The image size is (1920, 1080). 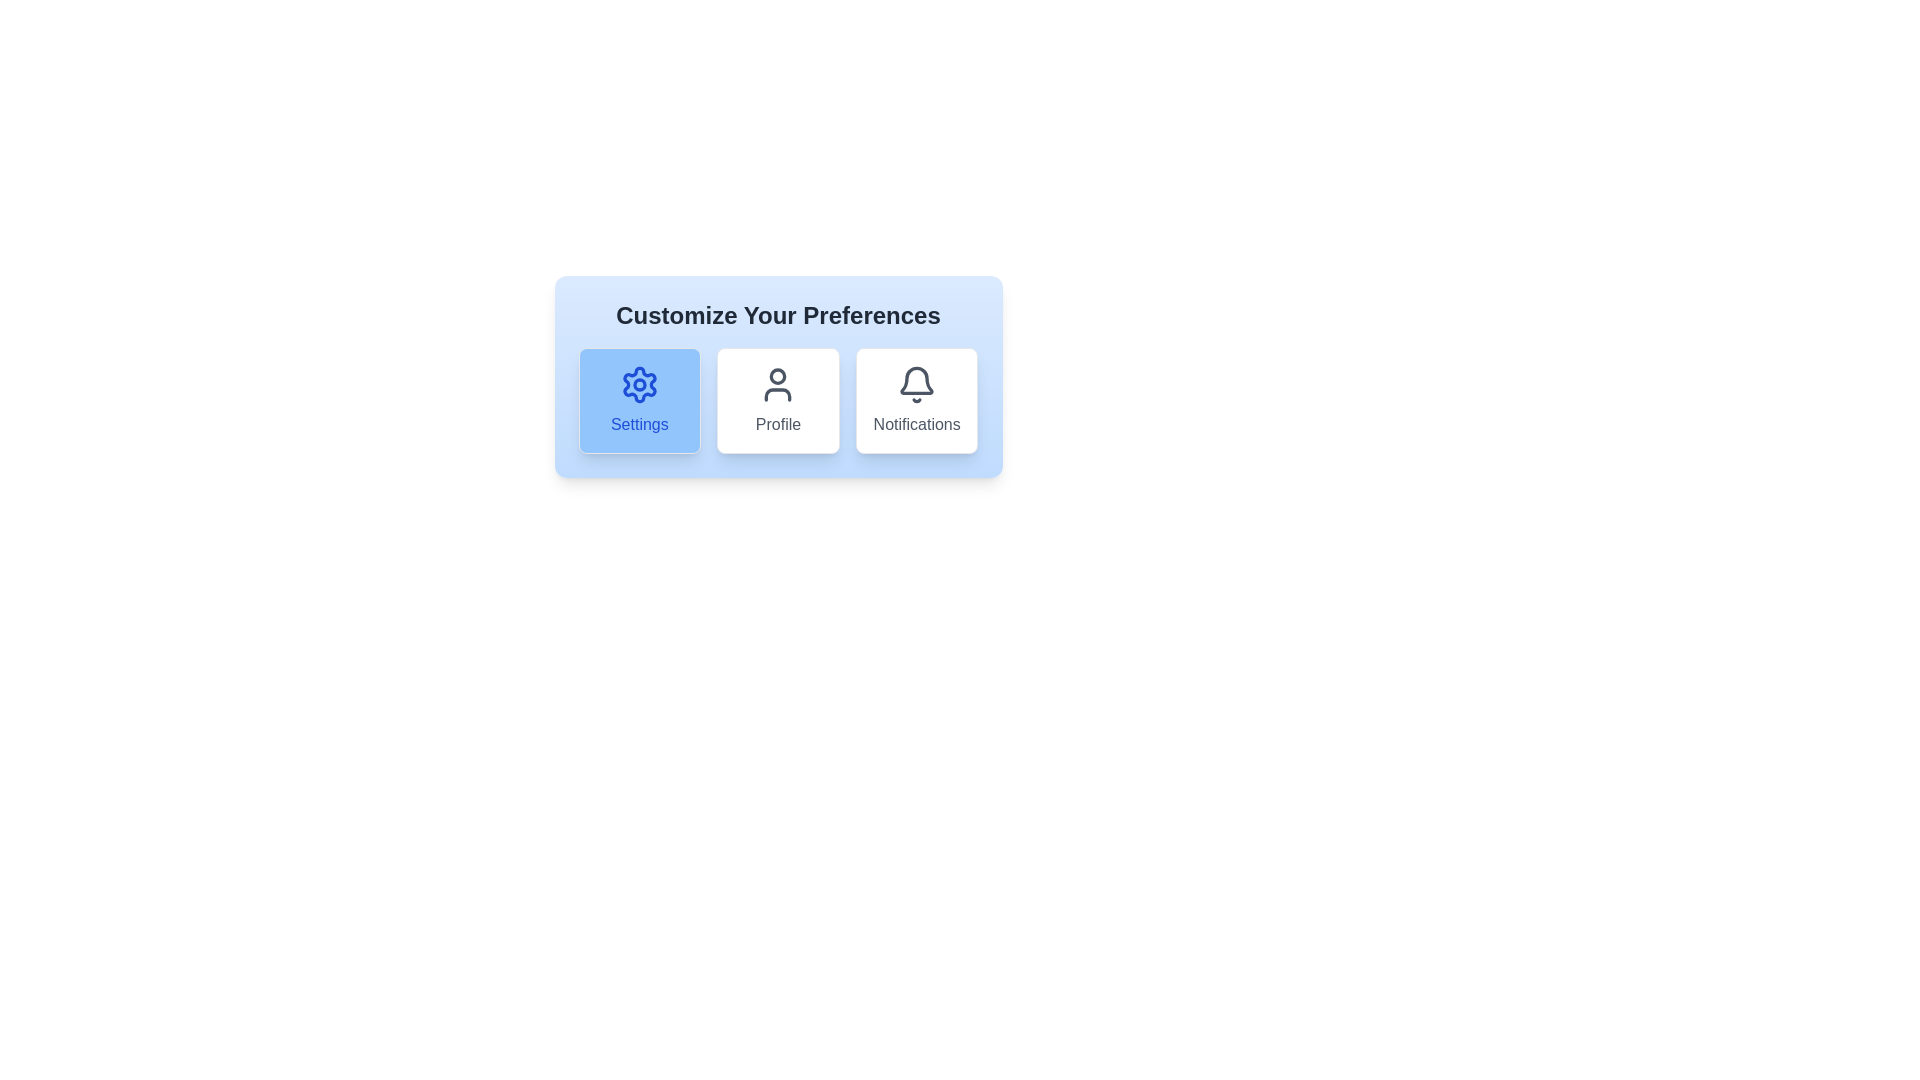 What do you see at coordinates (916, 423) in the screenshot?
I see `the text label that indicates the purpose of the card related to notifications, which is part of the third card in a horizontal grid layout` at bounding box center [916, 423].